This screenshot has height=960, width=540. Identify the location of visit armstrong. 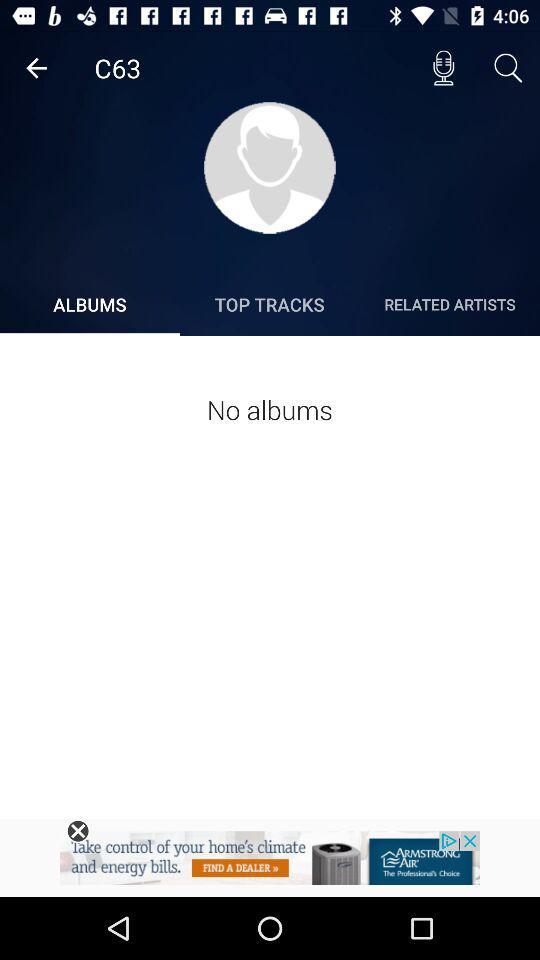
(270, 863).